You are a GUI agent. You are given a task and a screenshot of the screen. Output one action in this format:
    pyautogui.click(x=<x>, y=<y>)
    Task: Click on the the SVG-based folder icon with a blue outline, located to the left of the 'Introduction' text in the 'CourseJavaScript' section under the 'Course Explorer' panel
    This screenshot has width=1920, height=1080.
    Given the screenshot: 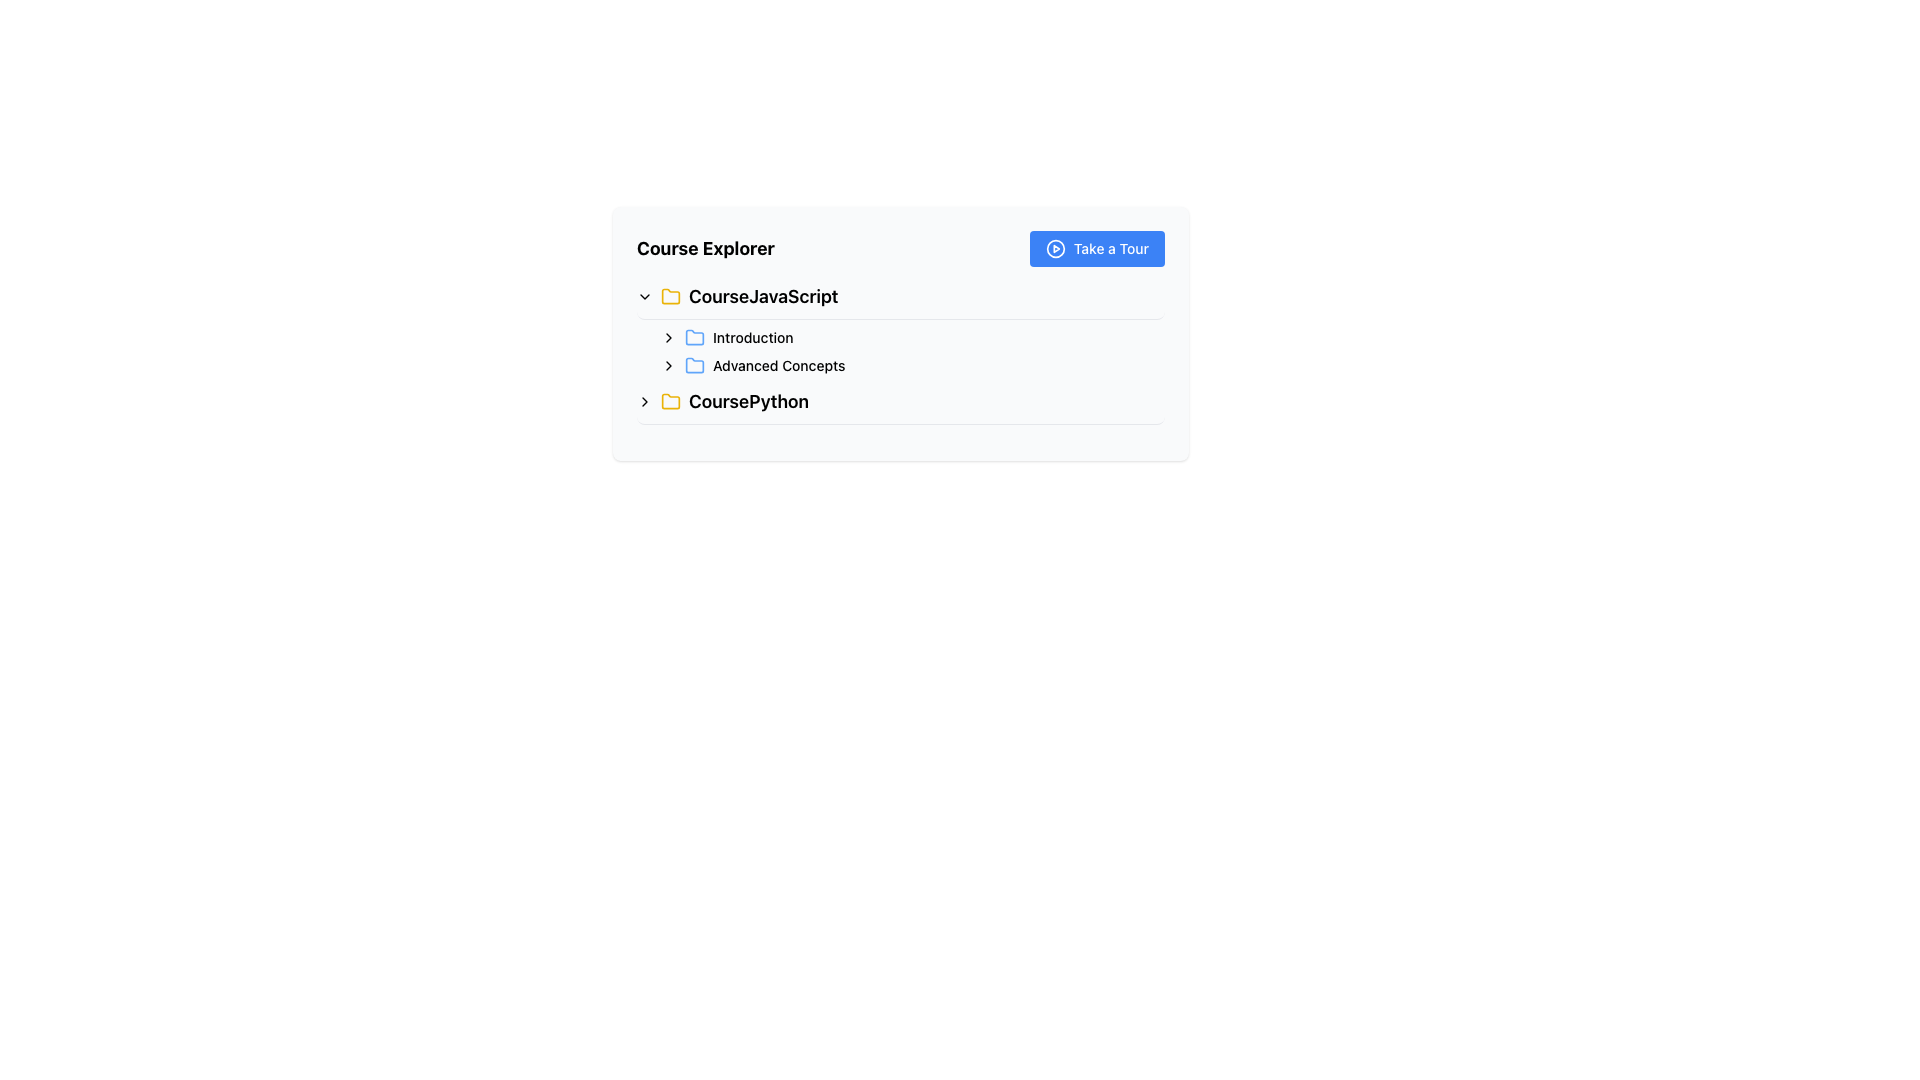 What is the action you would take?
    pyautogui.click(x=695, y=337)
    